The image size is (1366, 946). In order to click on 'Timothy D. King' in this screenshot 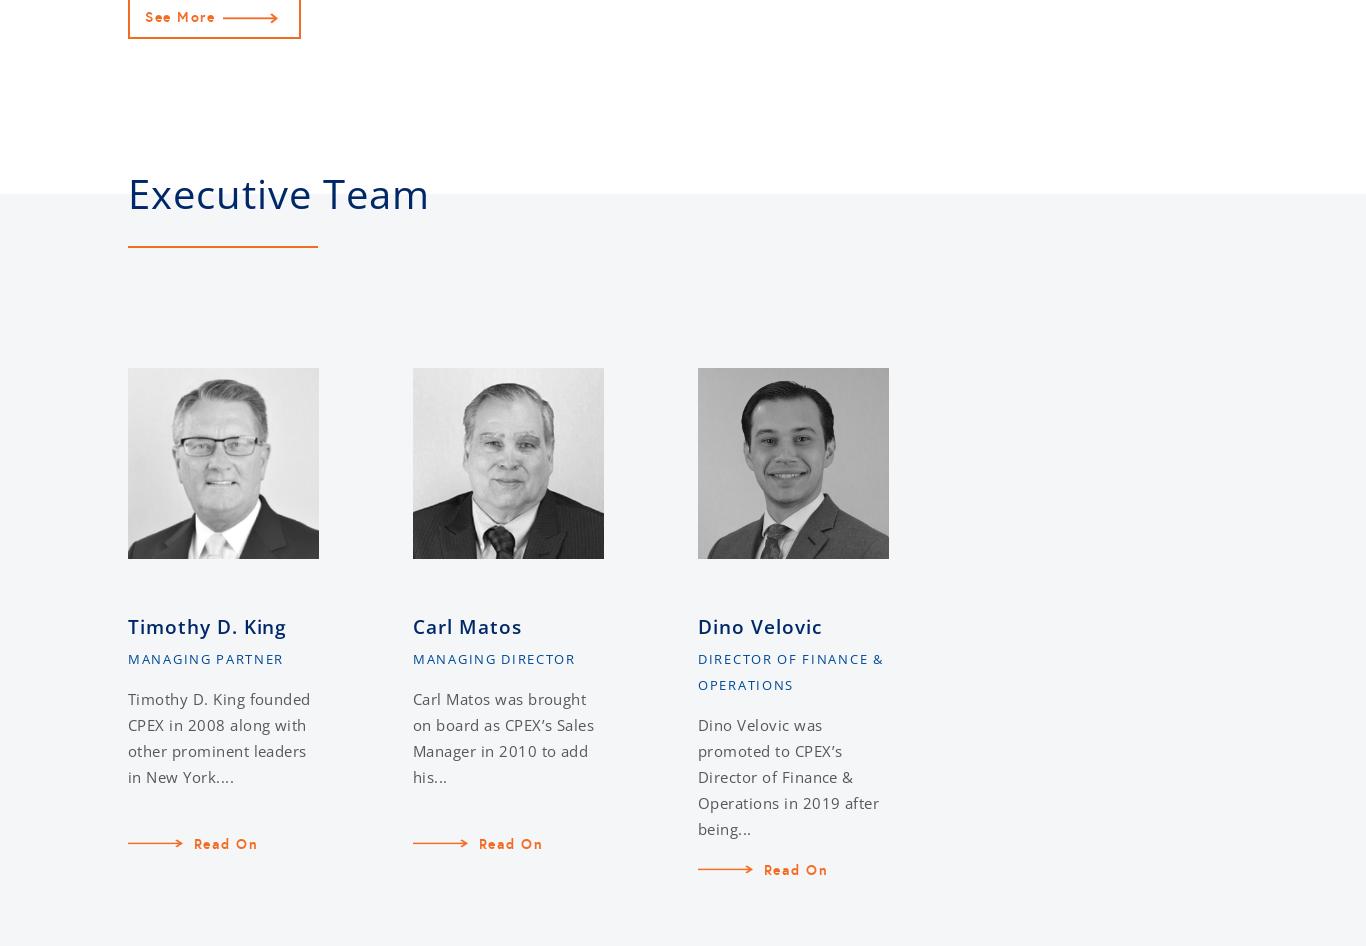, I will do `click(206, 626)`.